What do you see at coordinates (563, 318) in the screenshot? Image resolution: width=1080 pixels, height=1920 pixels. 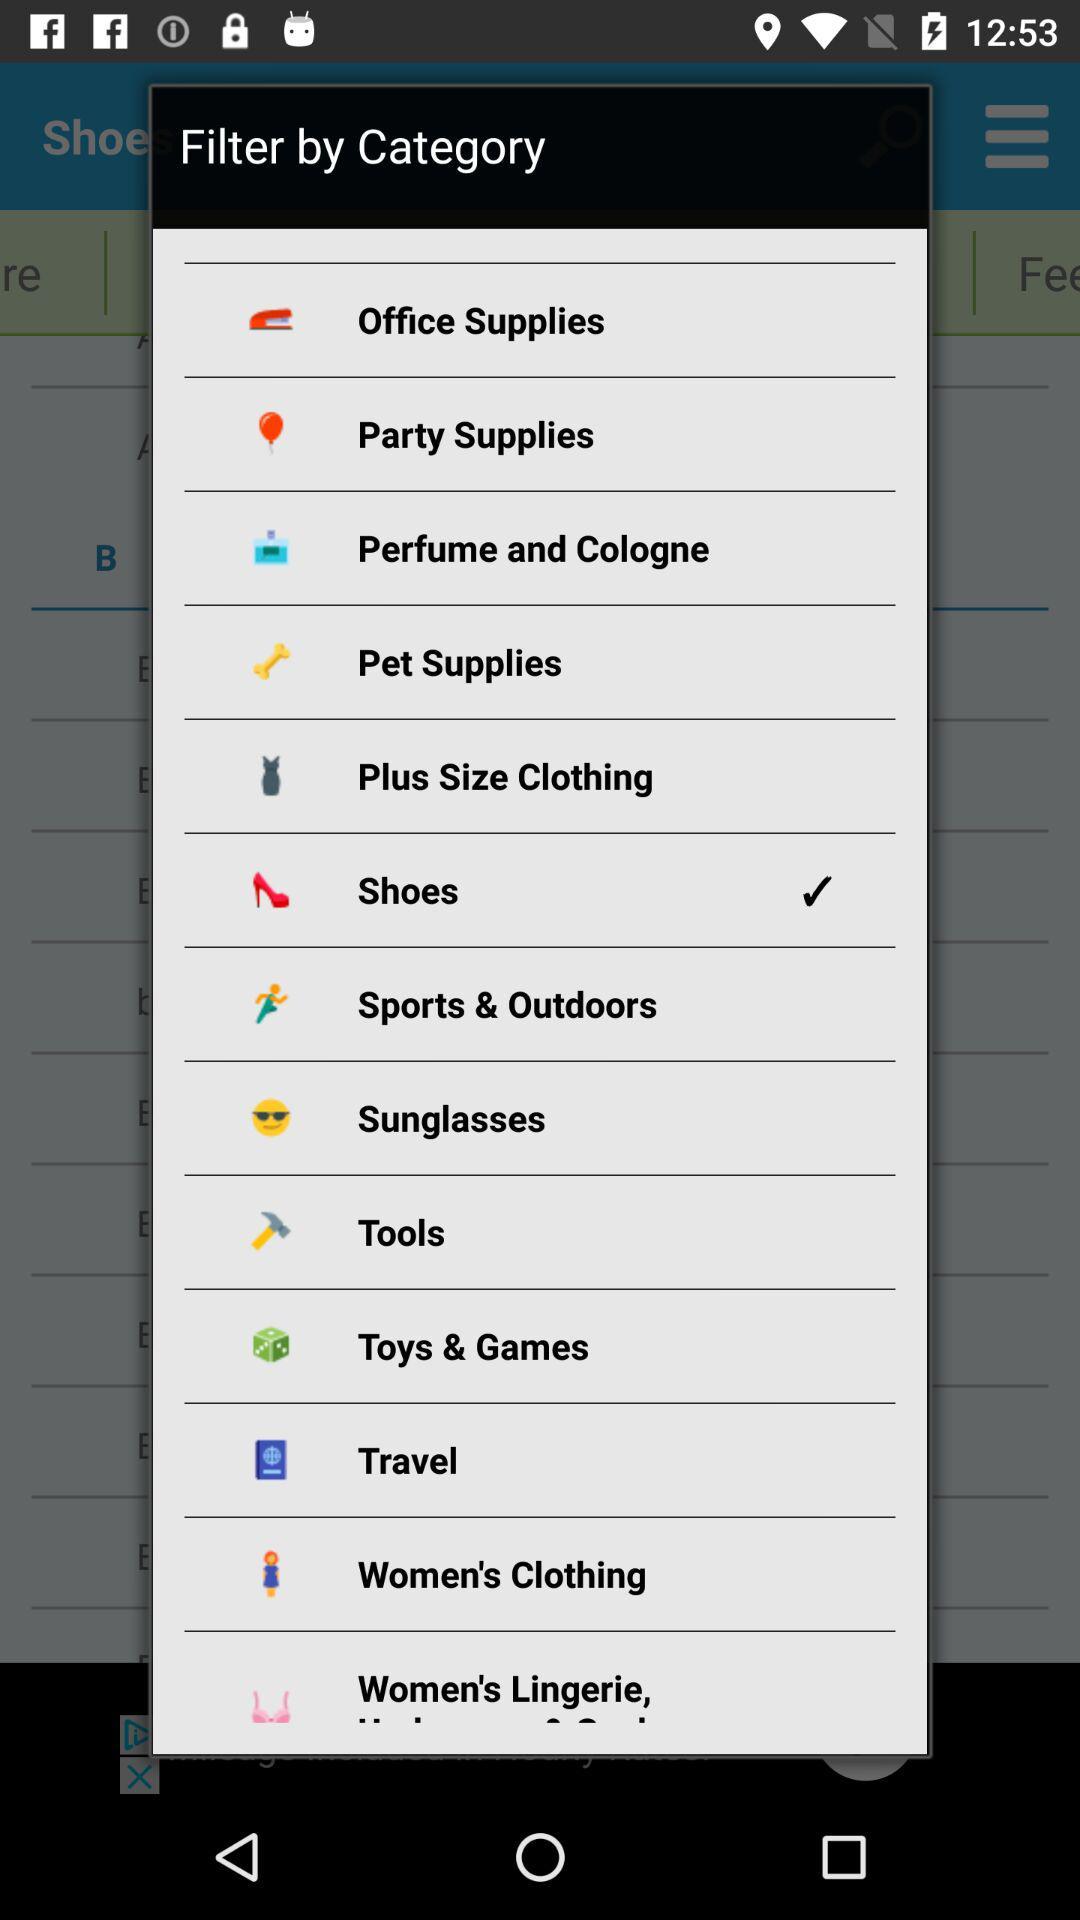 I see `the office supplies` at bounding box center [563, 318].